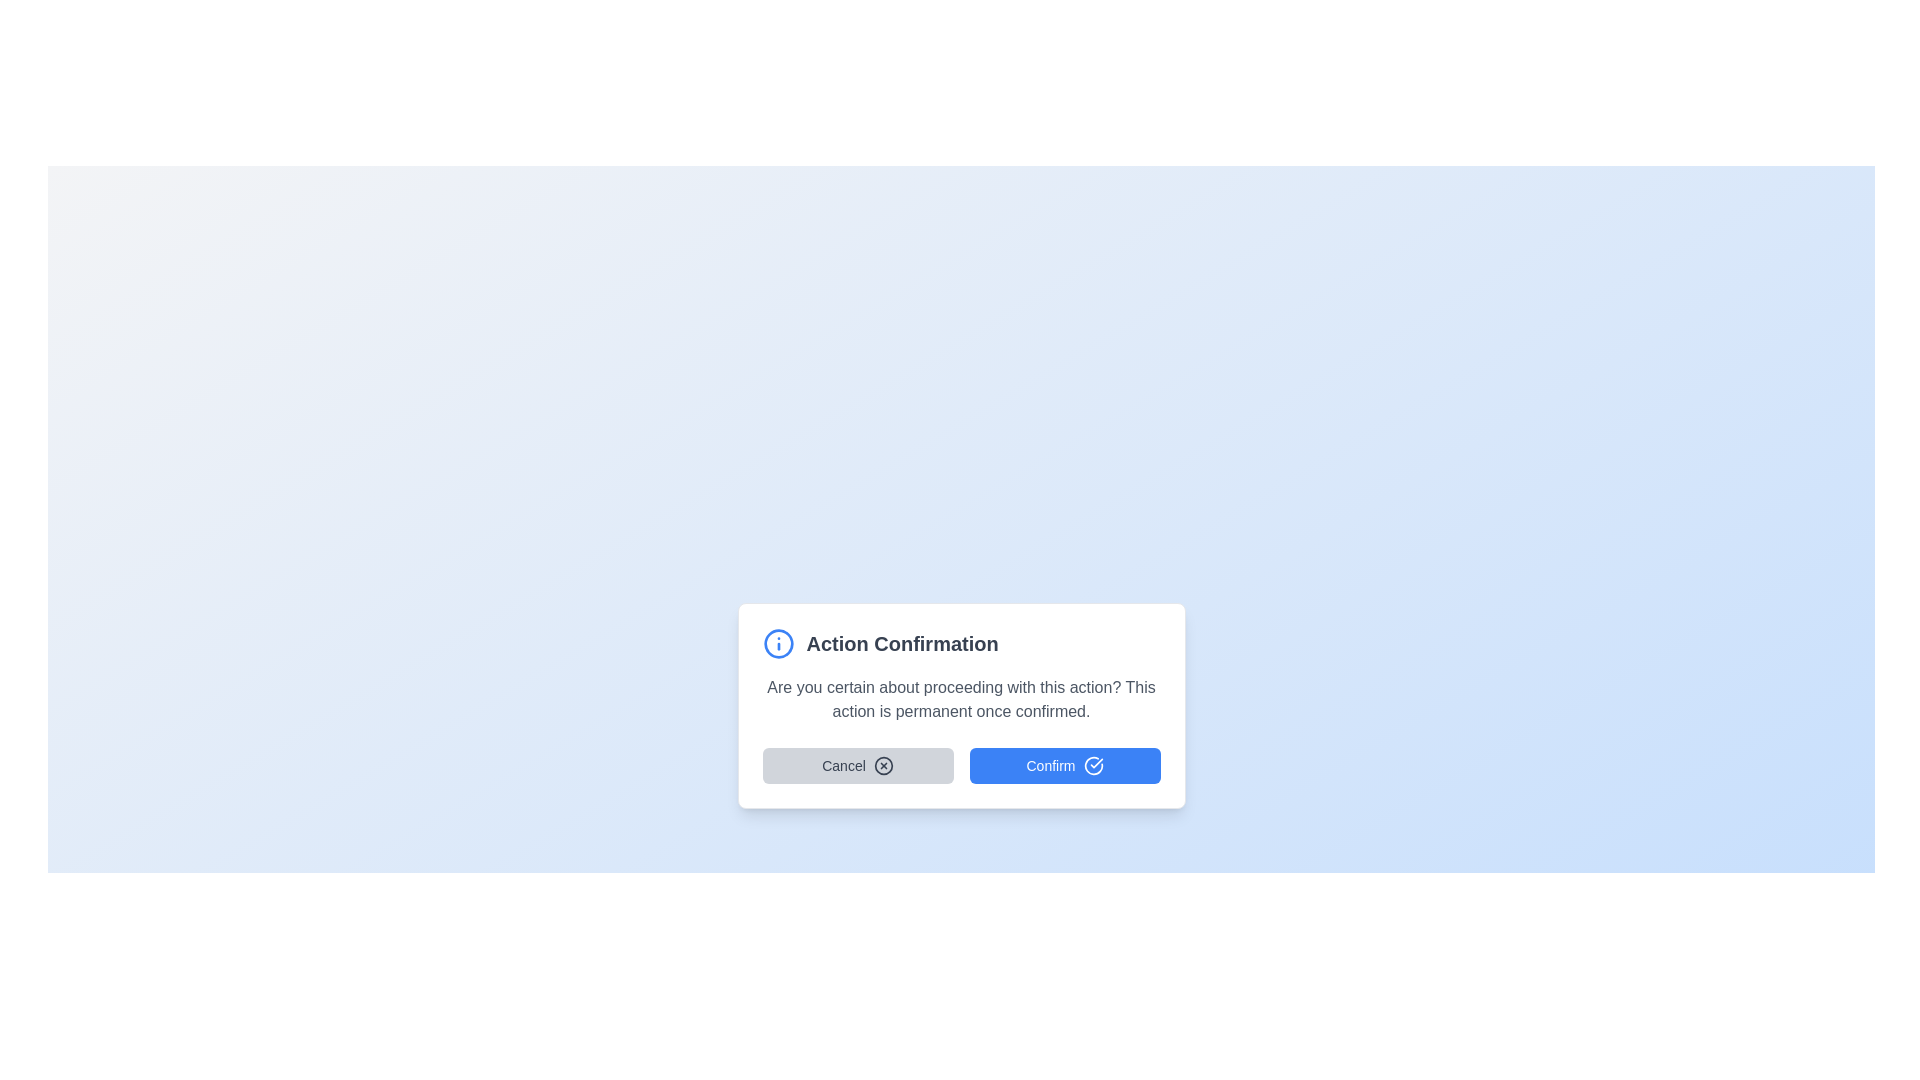 The image size is (1920, 1080). What do you see at coordinates (901, 644) in the screenshot?
I see `the 'Action Confirmation' text label, which is styled in bold, extra-large gray font and positioned to the right of an information icon in the top center of a modal dialog box` at bounding box center [901, 644].